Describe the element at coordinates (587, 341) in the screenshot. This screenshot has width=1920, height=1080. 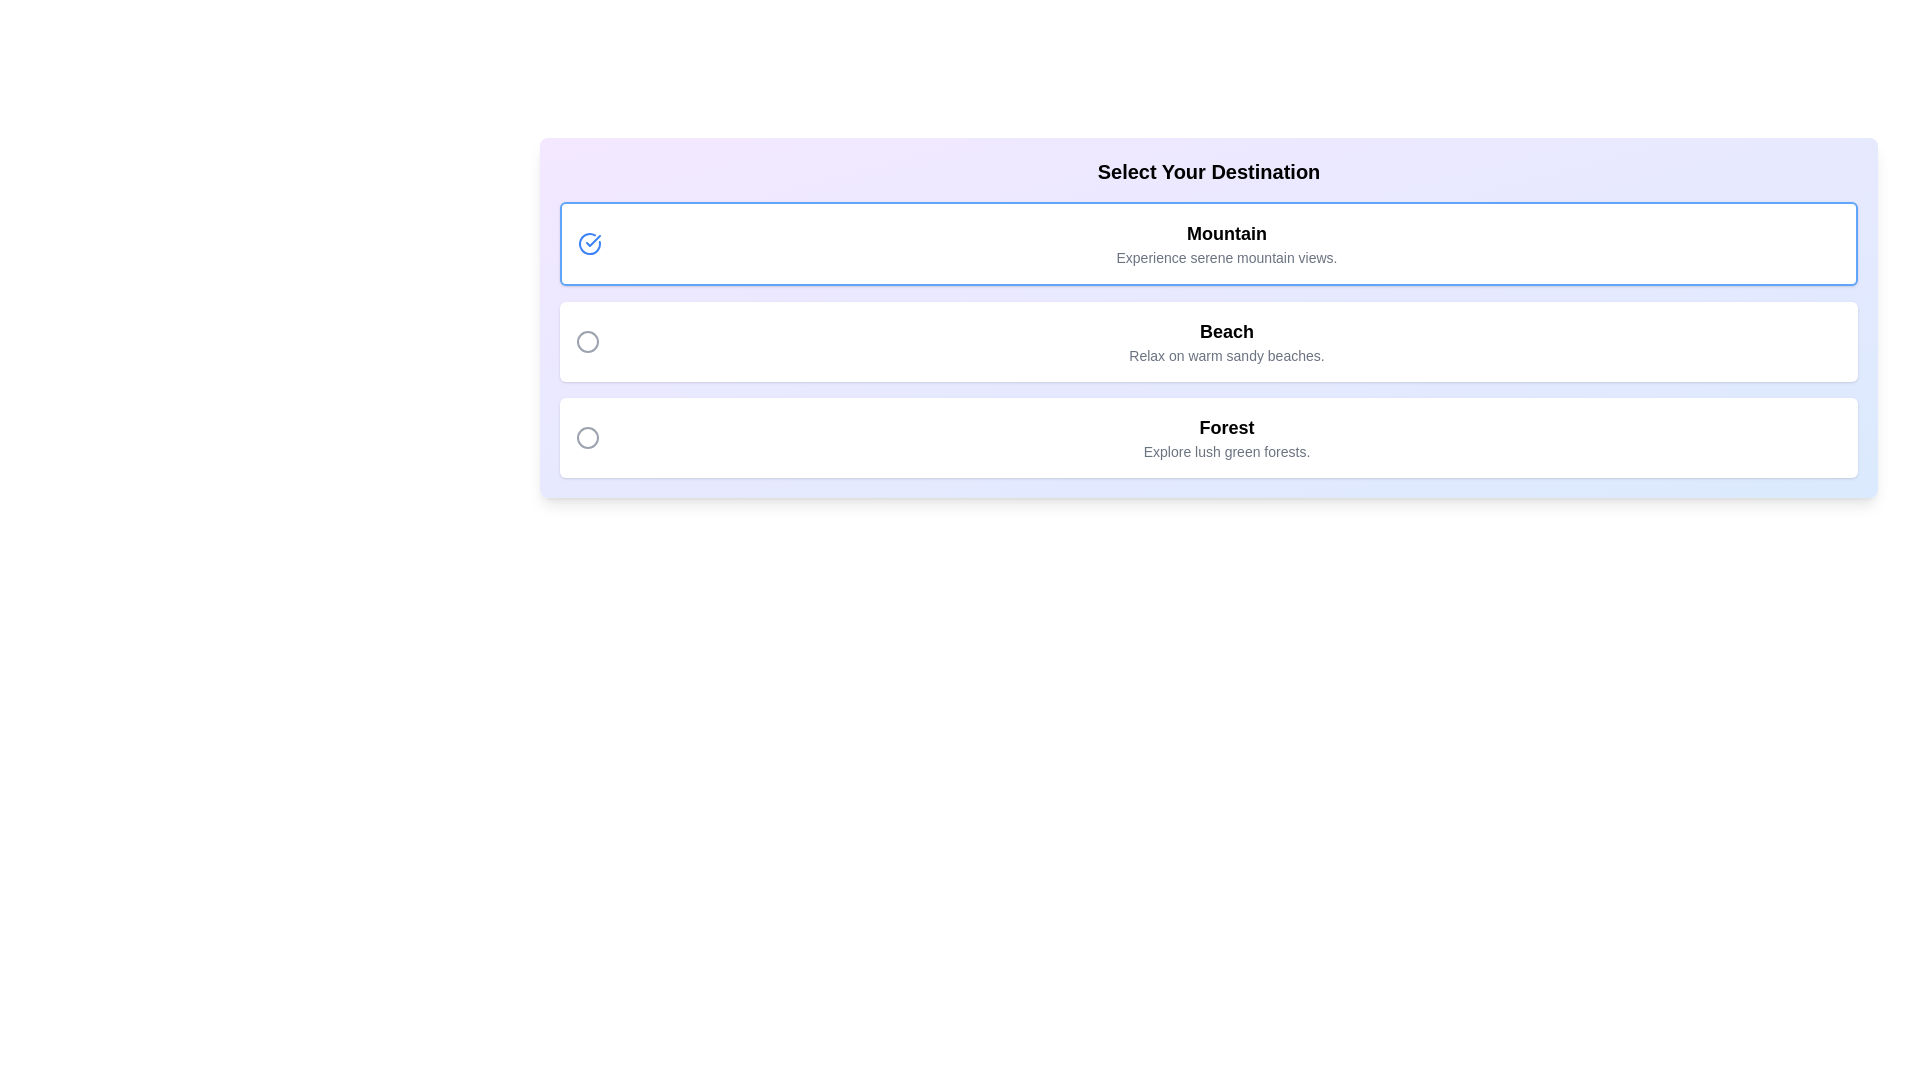
I see `the center of the radio button that indicates the 'Beach' option in the second row of a vertical list of selection markers` at that location.